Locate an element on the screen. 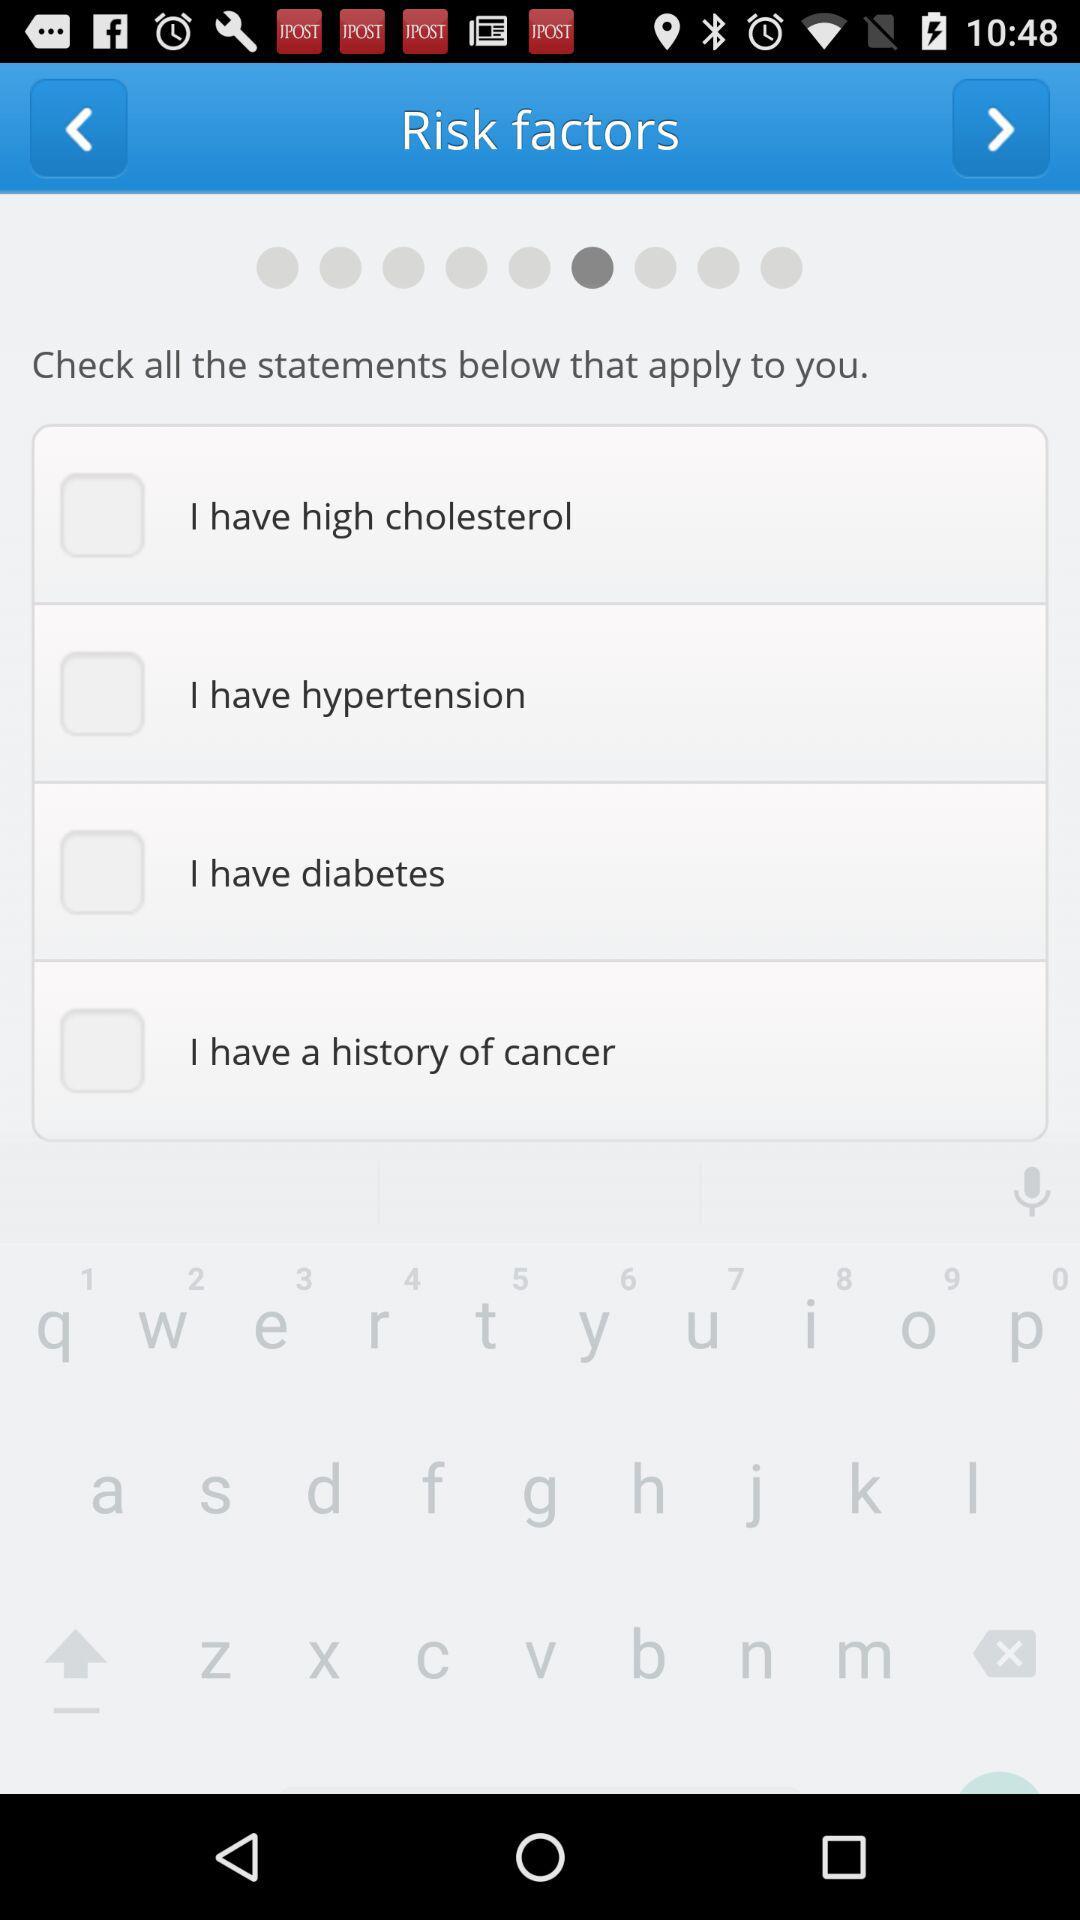 The height and width of the screenshot is (1920, 1080). to go next window is located at coordinates (1001, 127).